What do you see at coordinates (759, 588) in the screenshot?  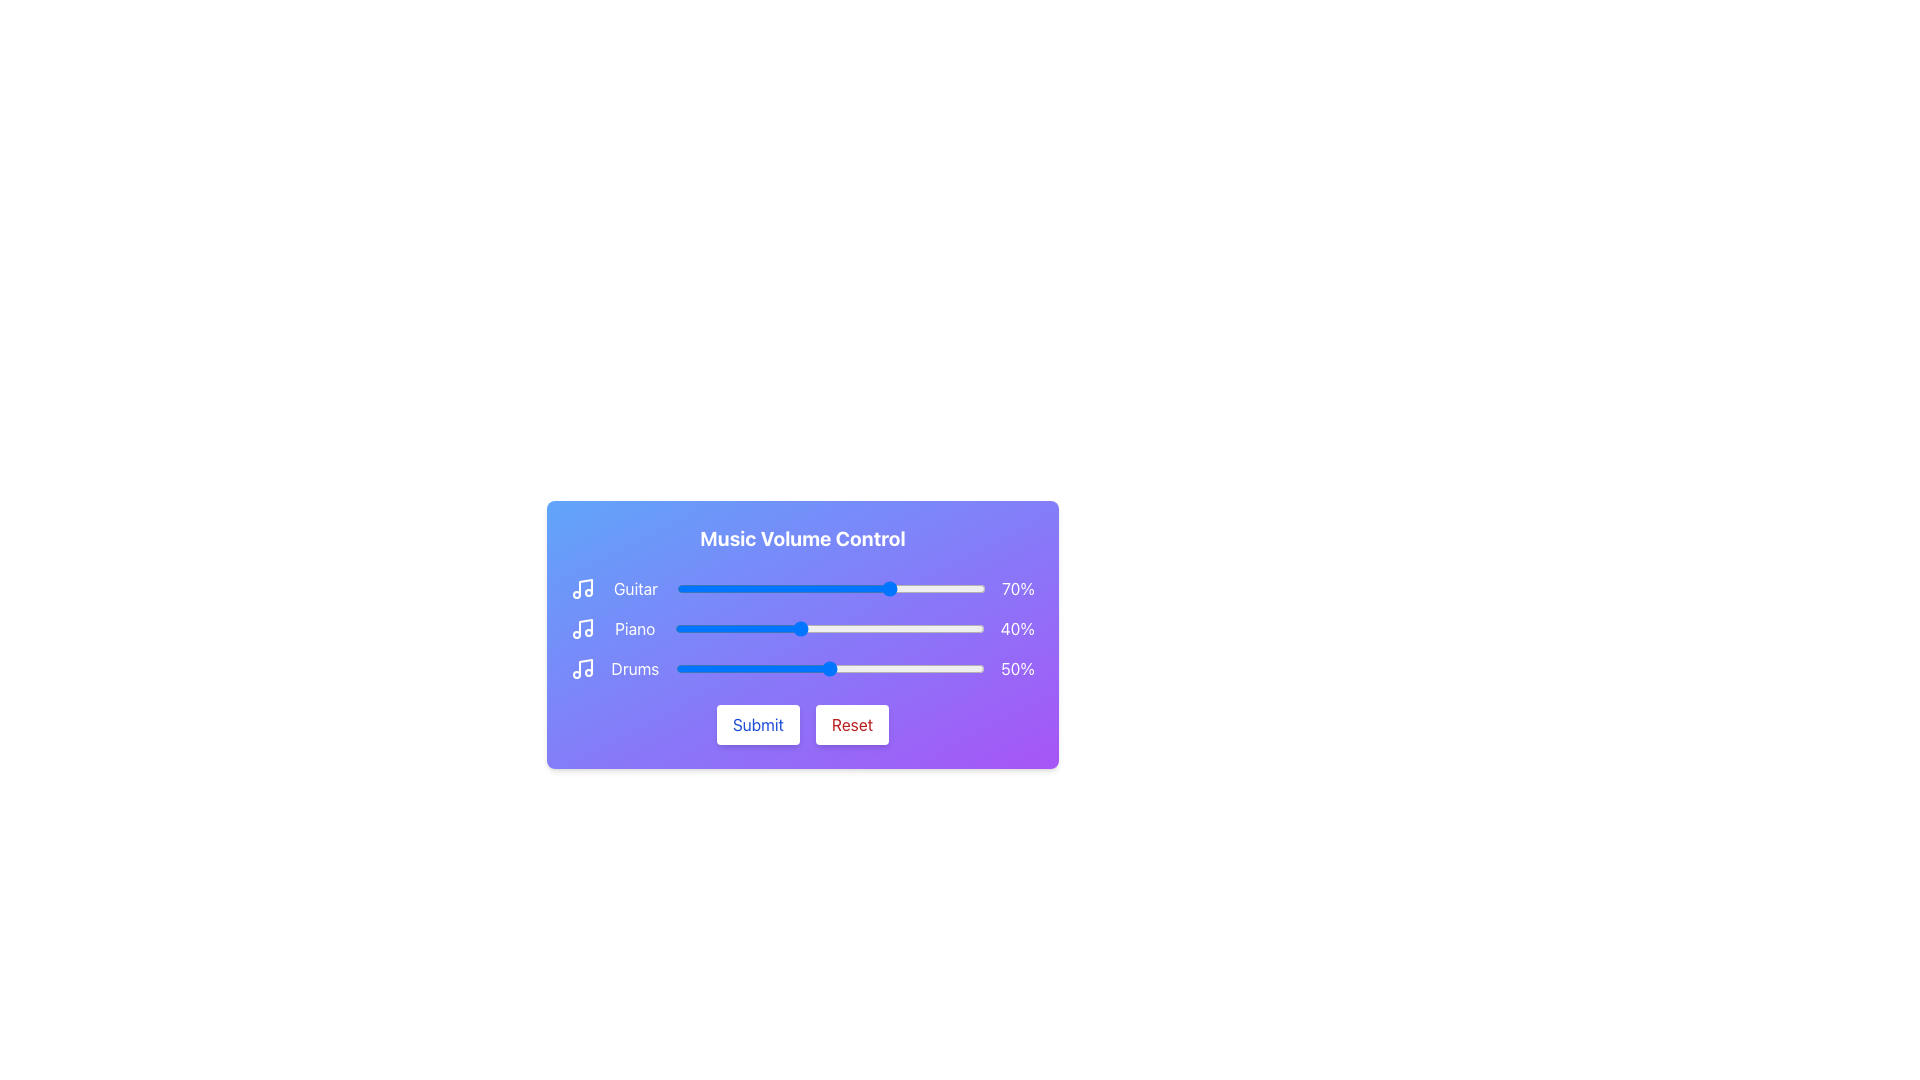 I see `guitar volume` at bounding box center [759, 588].